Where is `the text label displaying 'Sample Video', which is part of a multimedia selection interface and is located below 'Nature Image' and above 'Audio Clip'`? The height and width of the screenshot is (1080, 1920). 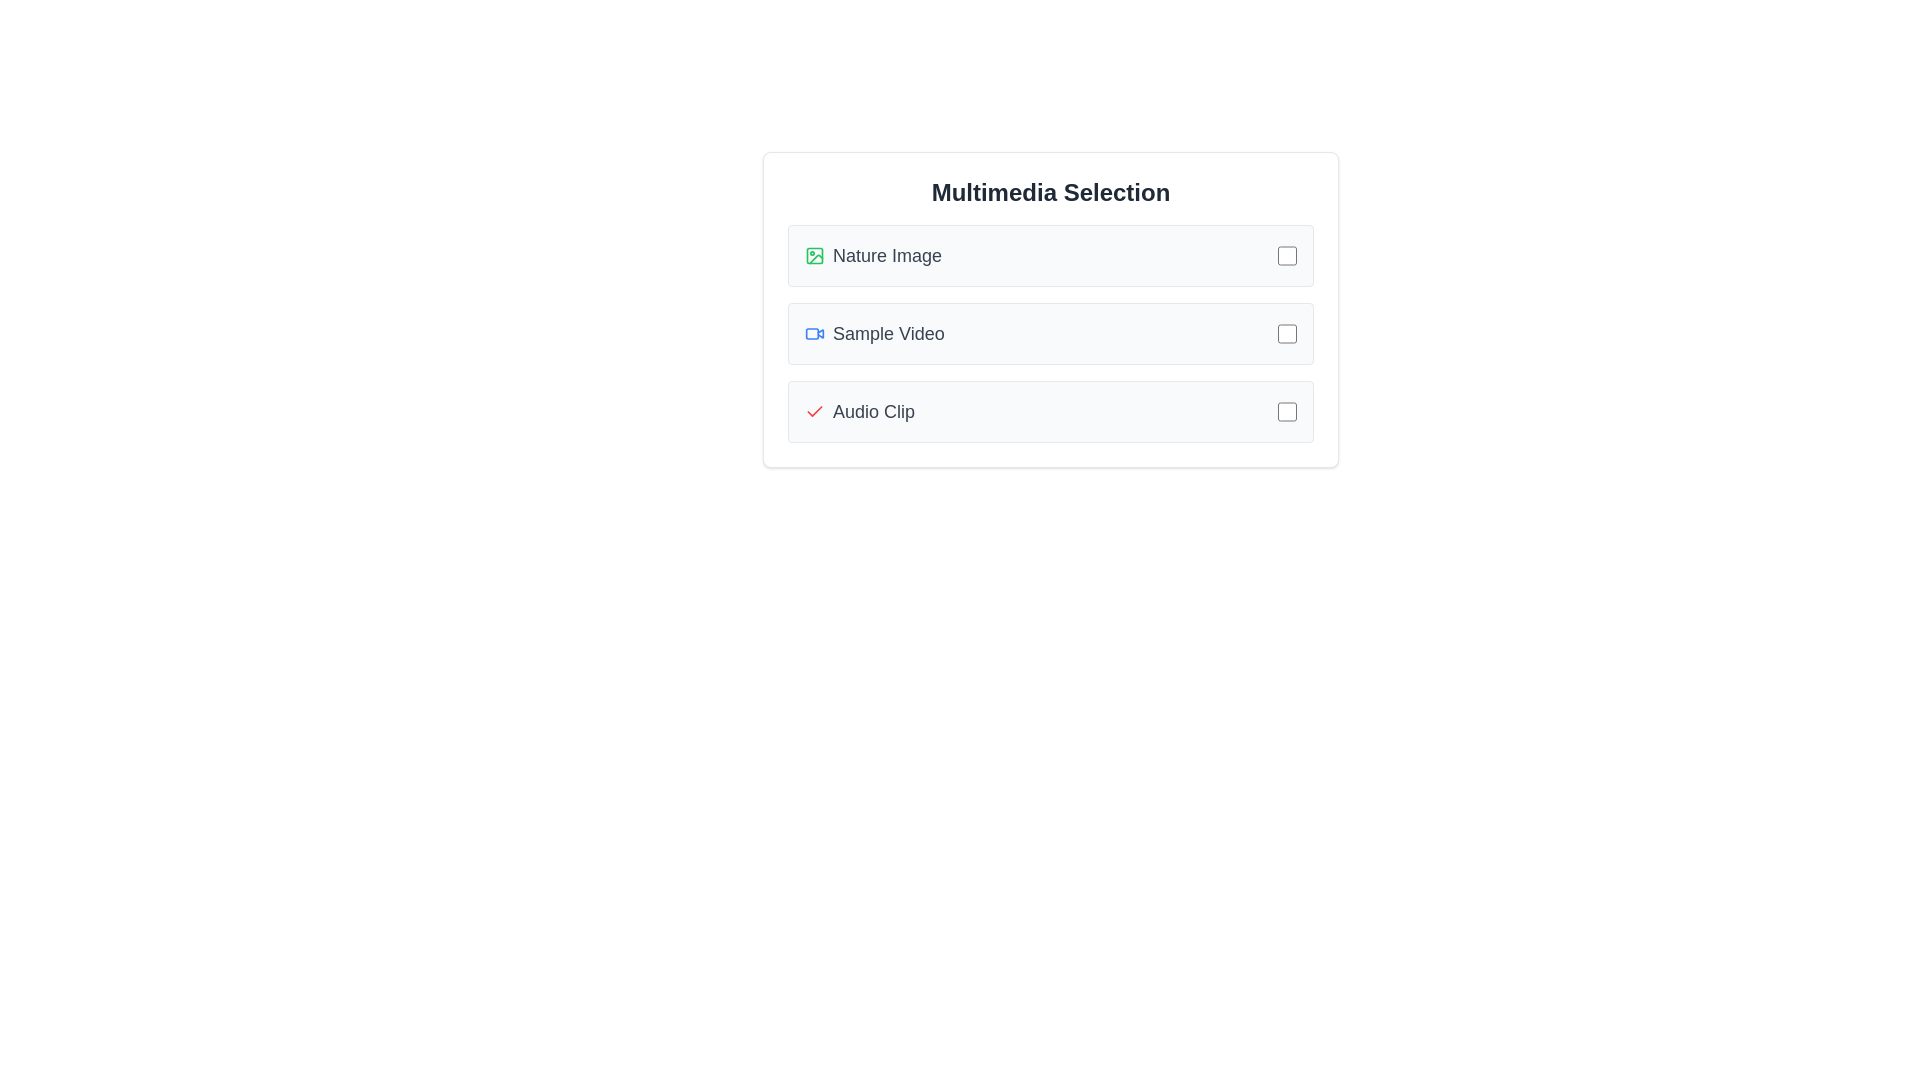 the text label displaying 'Sample Video', which is part of a multimedia selection interface and is located below 'Nature Image' and above 'Audio Clip' is located at coordinates (887, 333).